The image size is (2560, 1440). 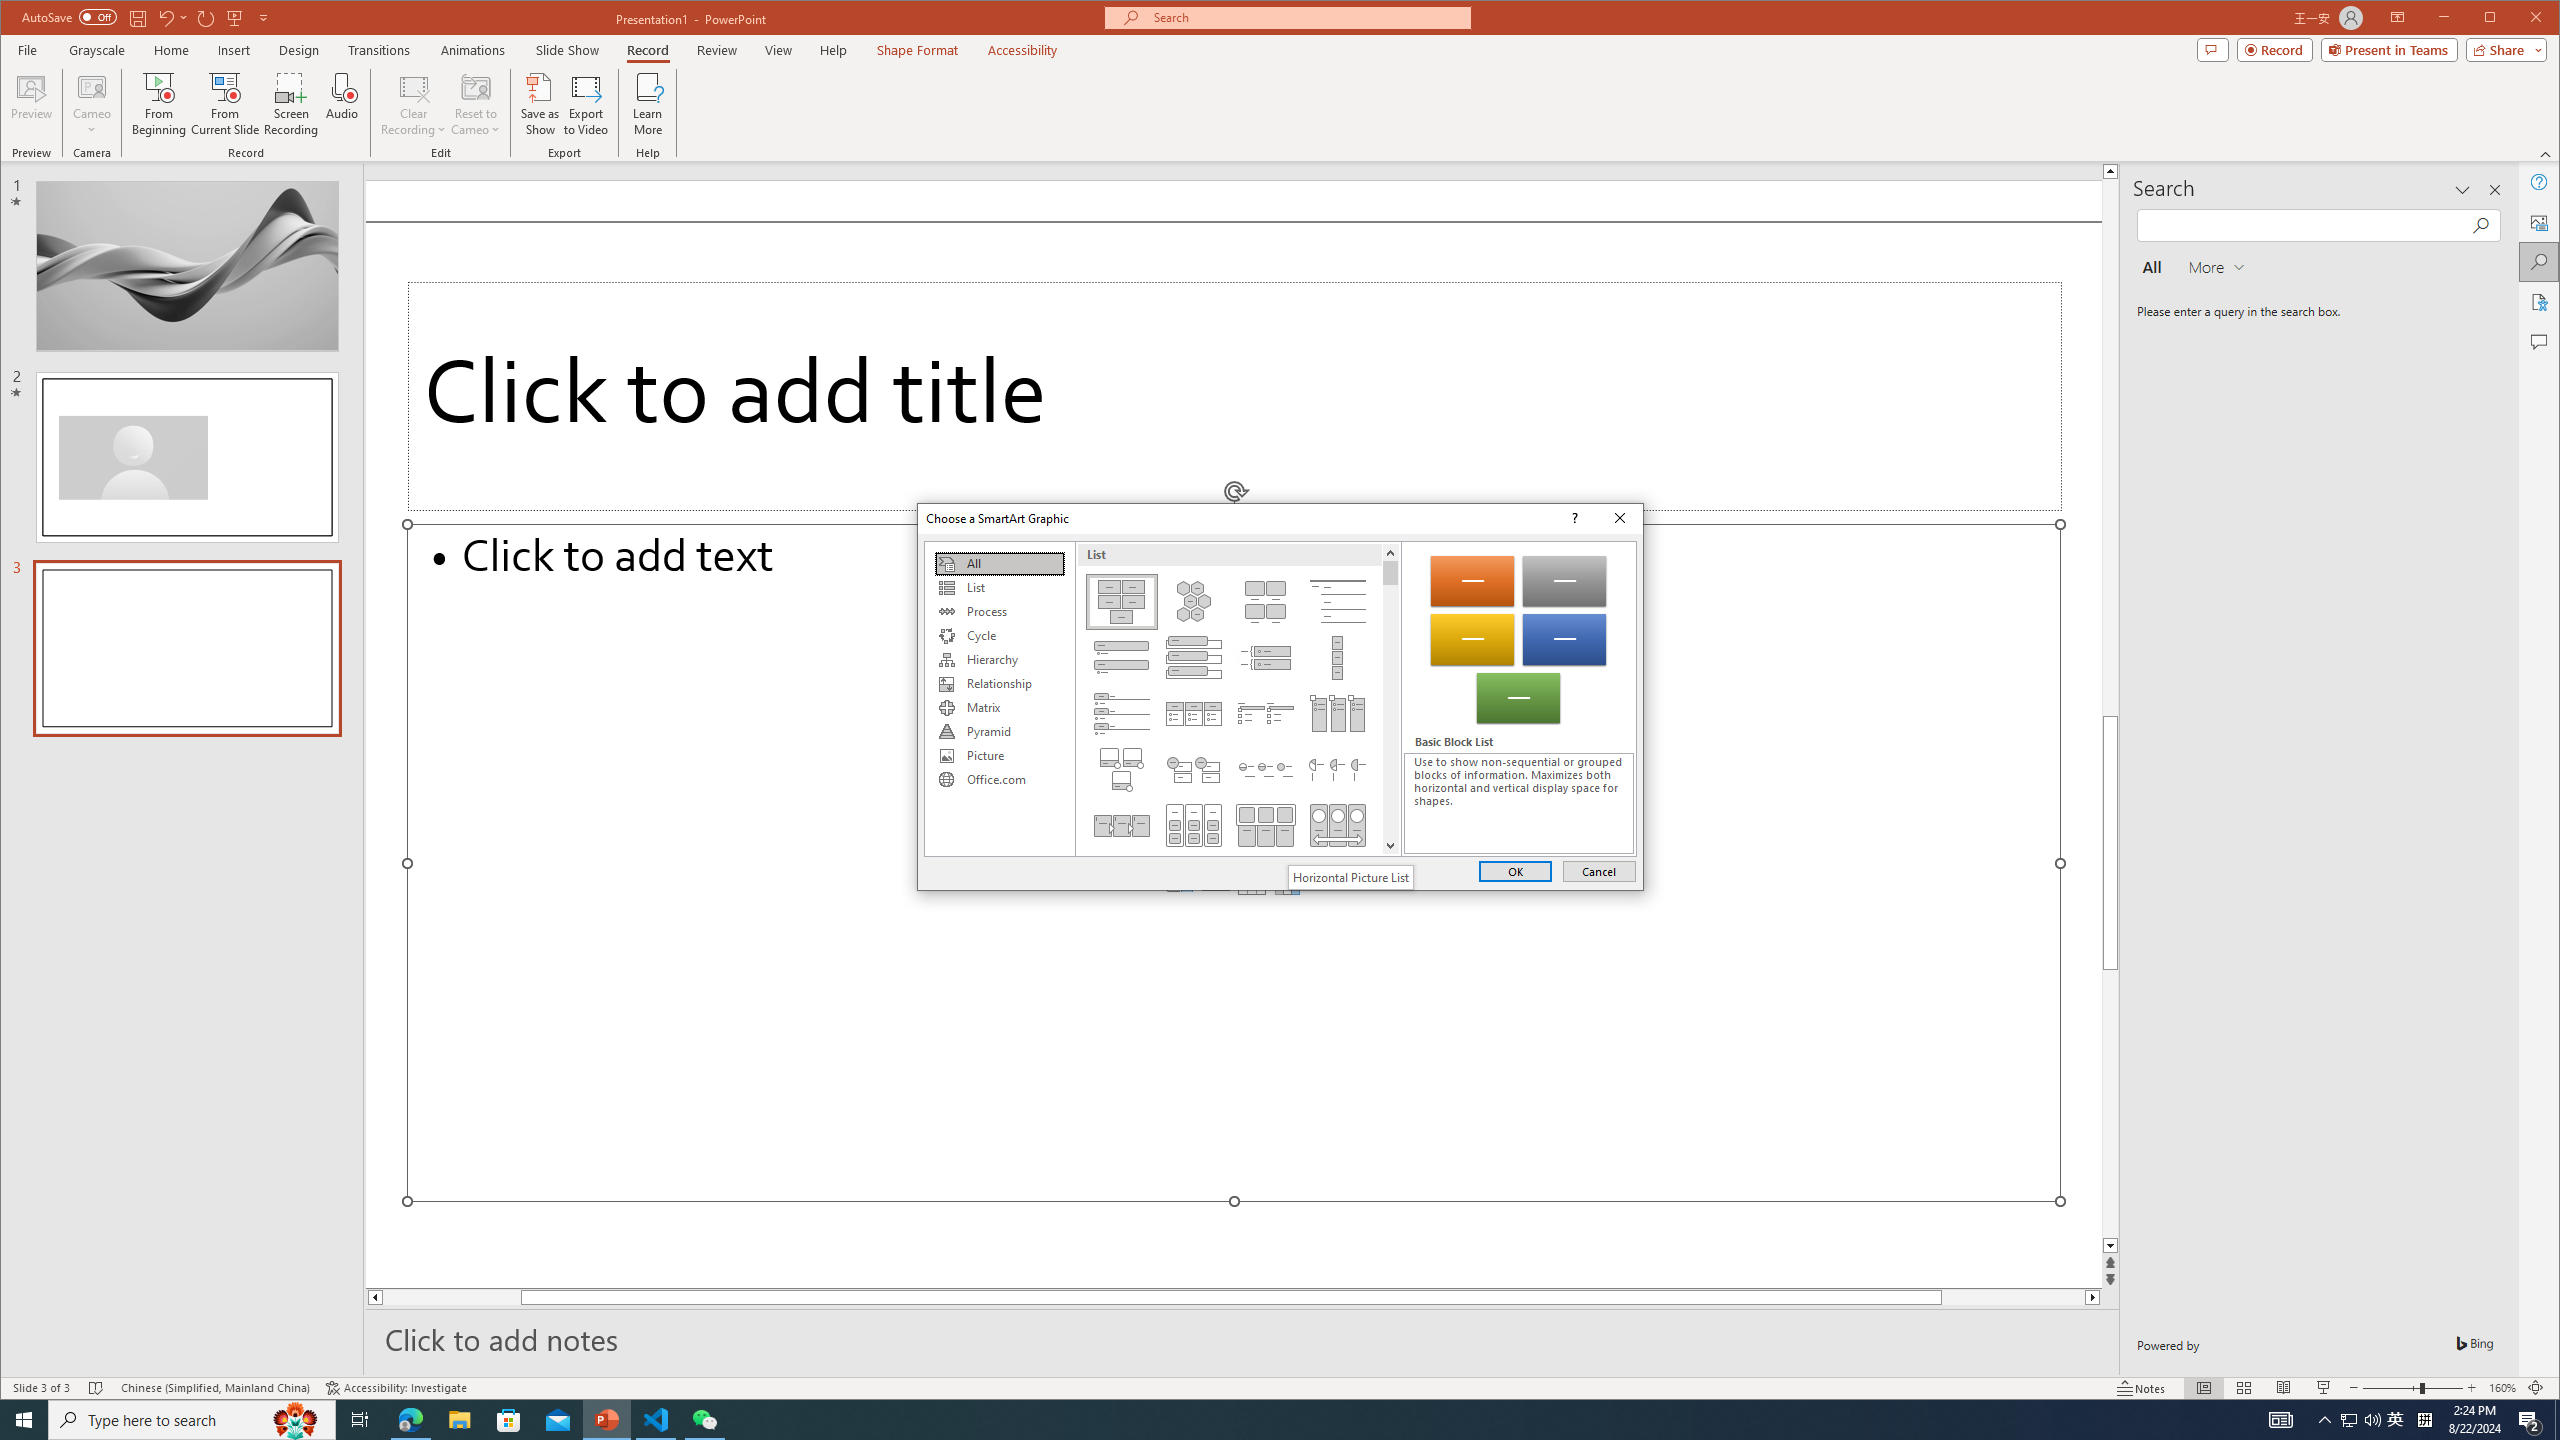 I want to click on 'From Beginning...', so click(x=159, y=103).